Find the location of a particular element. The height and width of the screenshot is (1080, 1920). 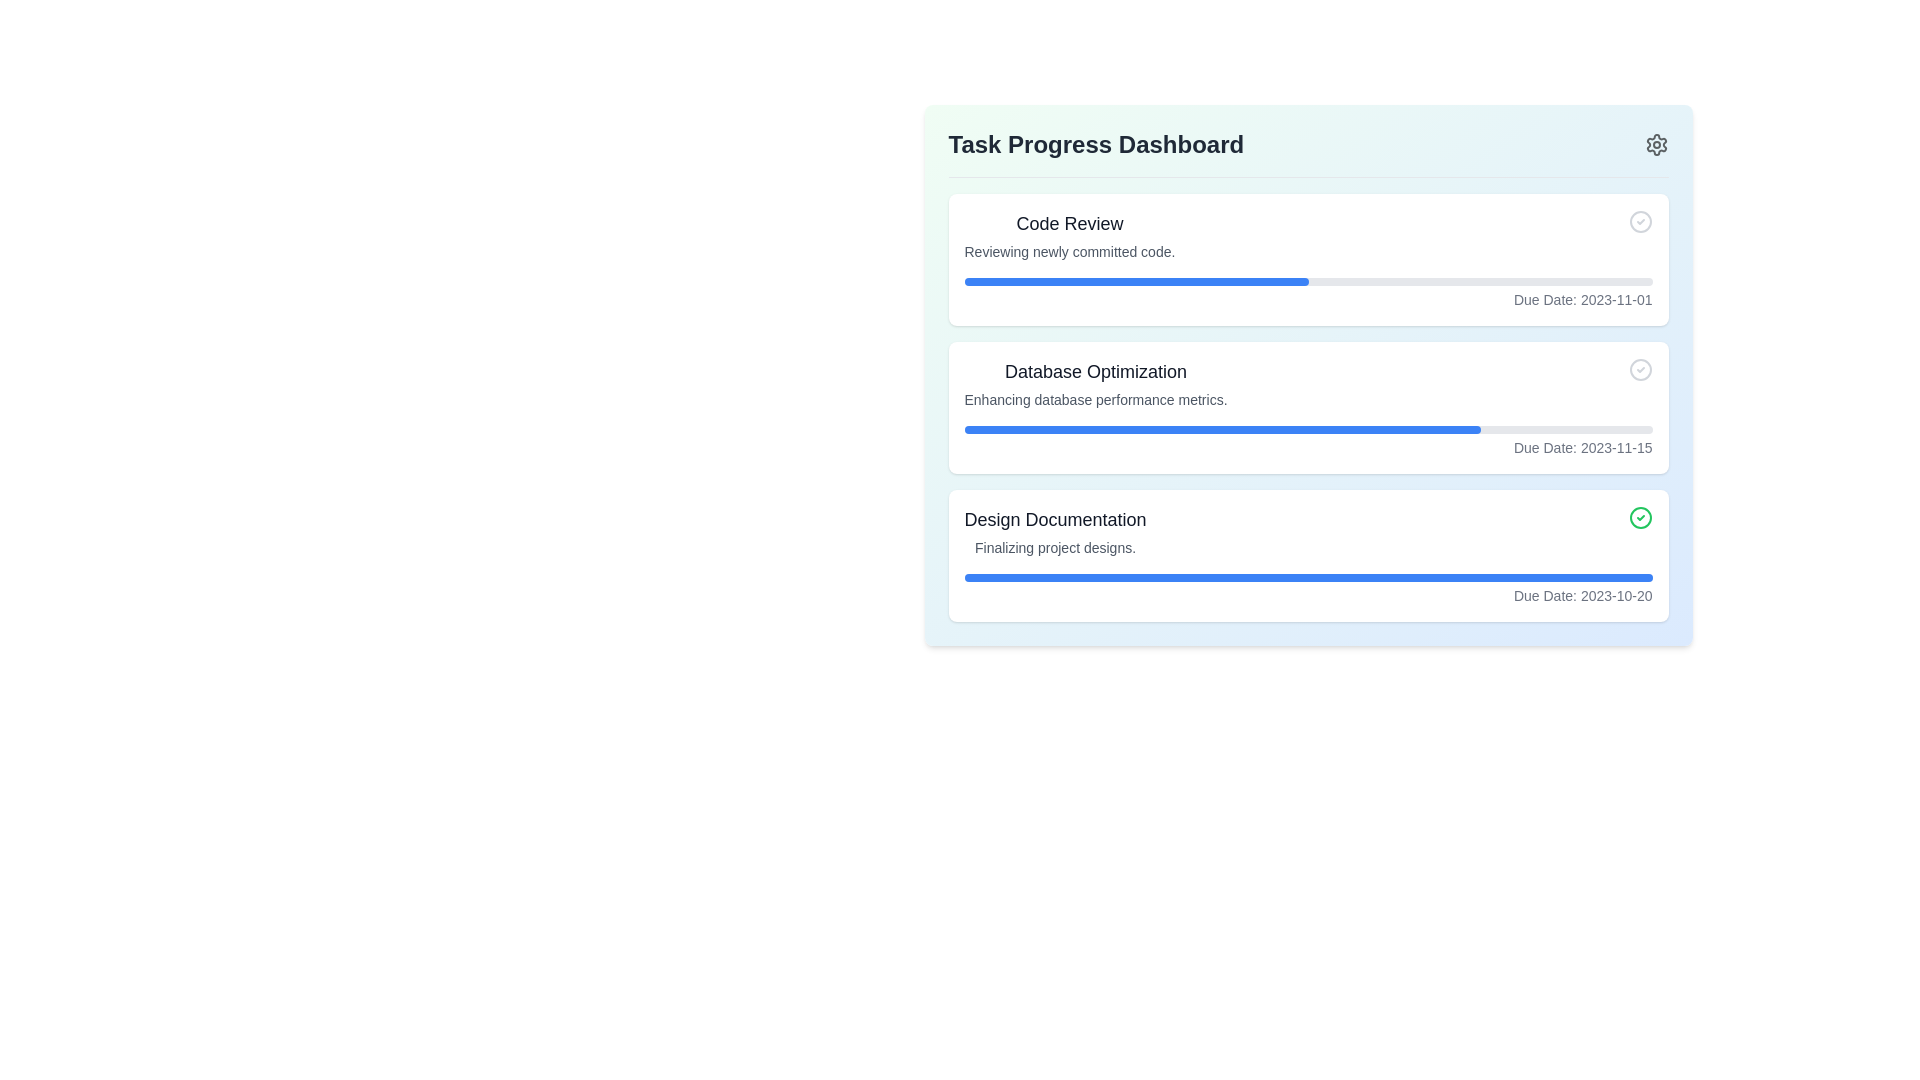

green circular outline with a solid green center of the checkmark icon associated with the 'Design Documentation' row by clicking on it is located at coordinates (1640, 516).